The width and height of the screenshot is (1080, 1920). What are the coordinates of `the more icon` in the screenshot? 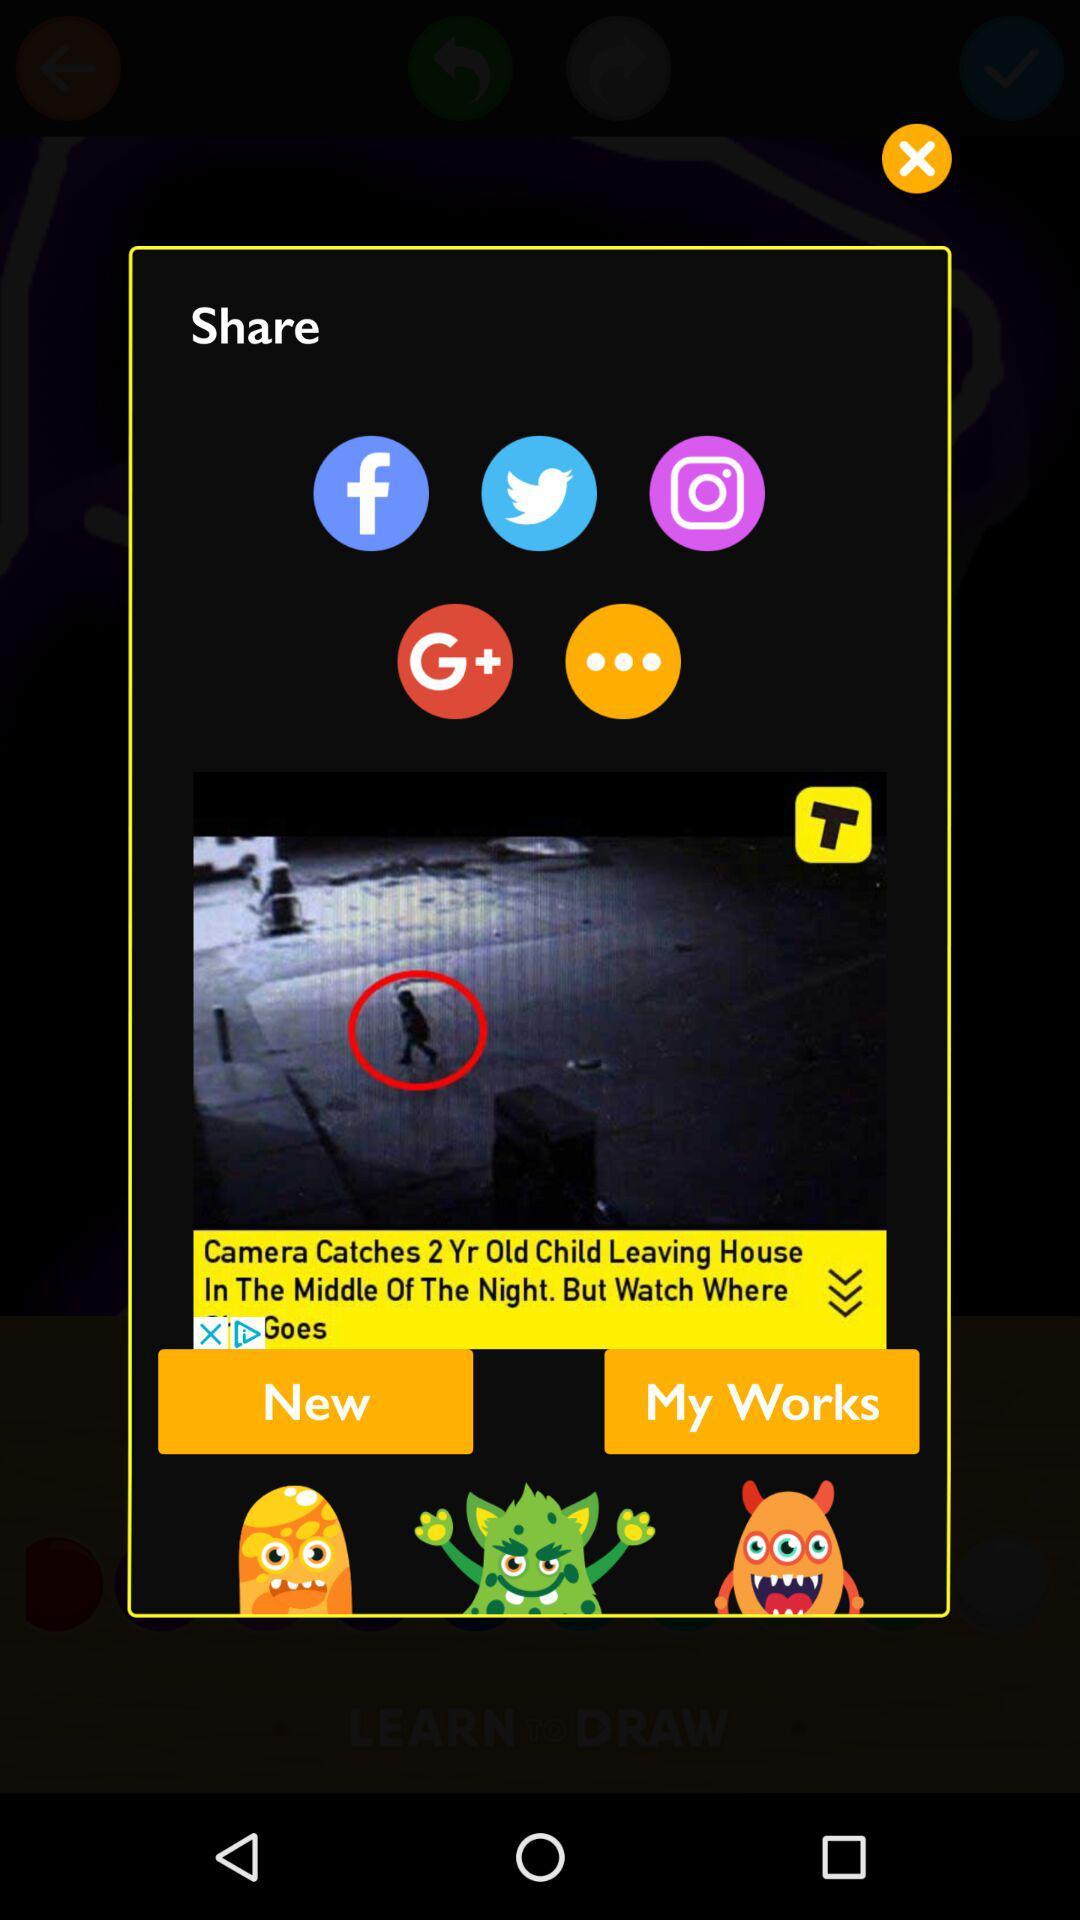 It's located at (622, 661).